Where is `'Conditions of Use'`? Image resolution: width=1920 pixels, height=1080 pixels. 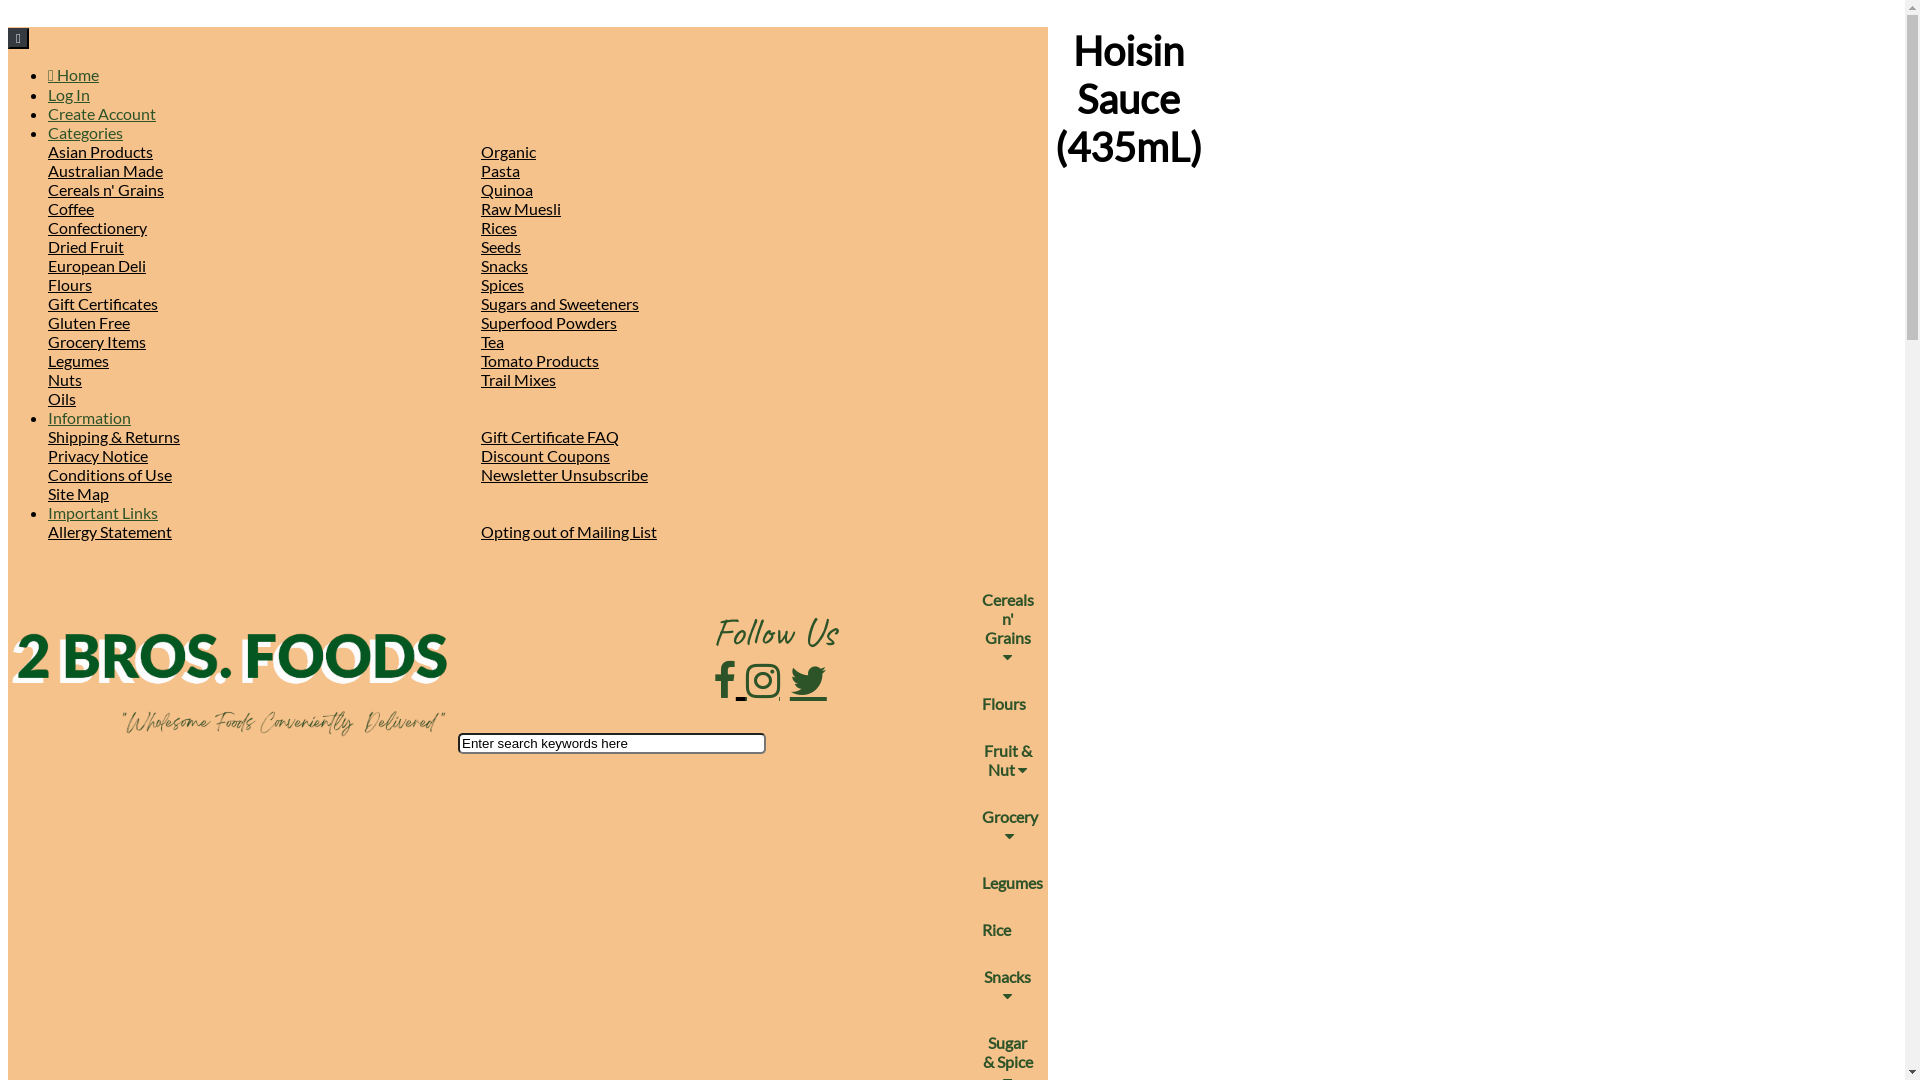
'Conditions of Use' is located at coordinates (109, 474).